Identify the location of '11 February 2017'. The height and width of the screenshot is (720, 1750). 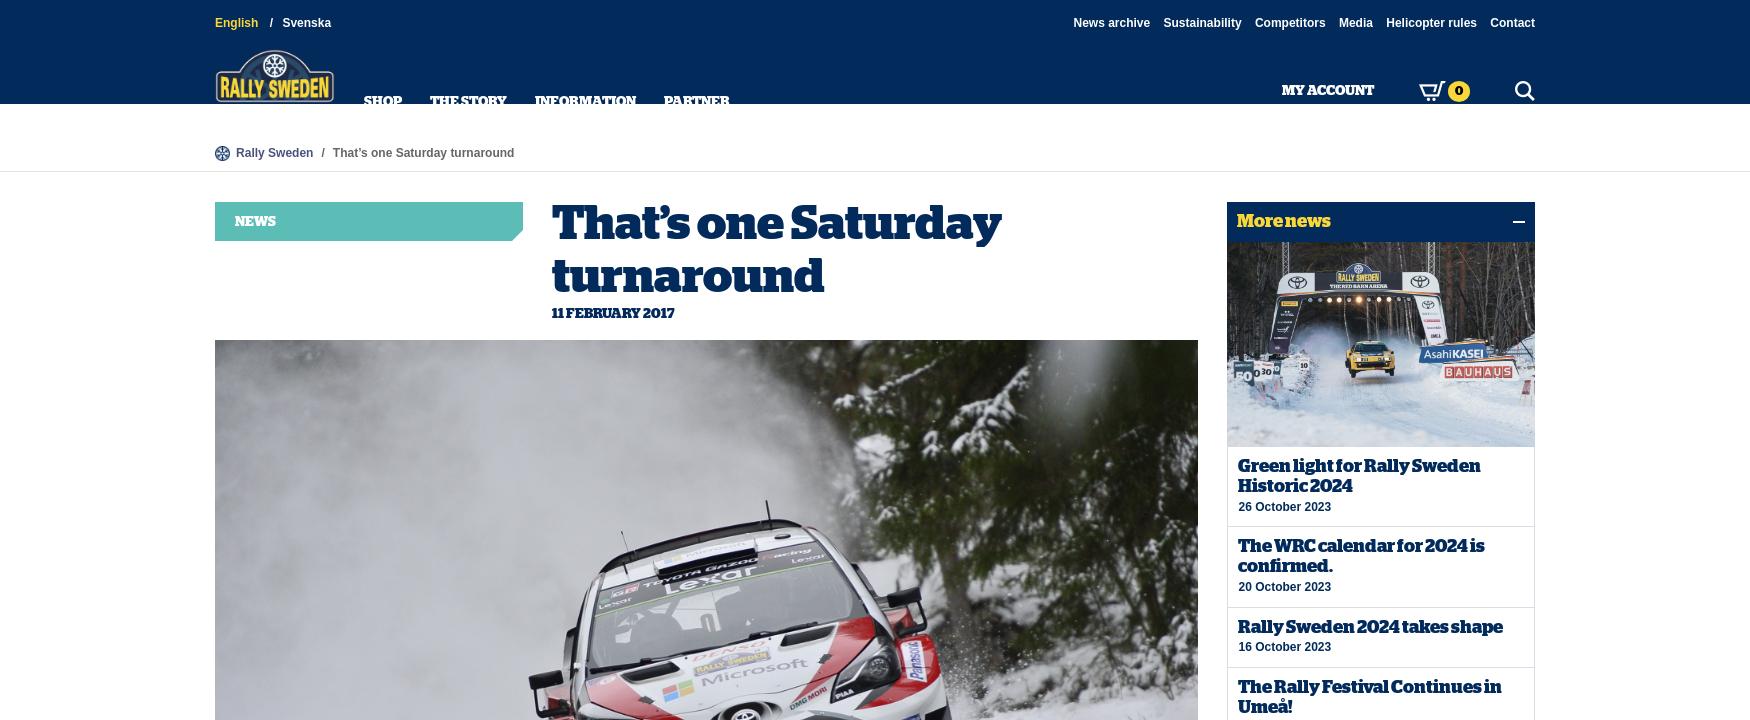
(612, 312).